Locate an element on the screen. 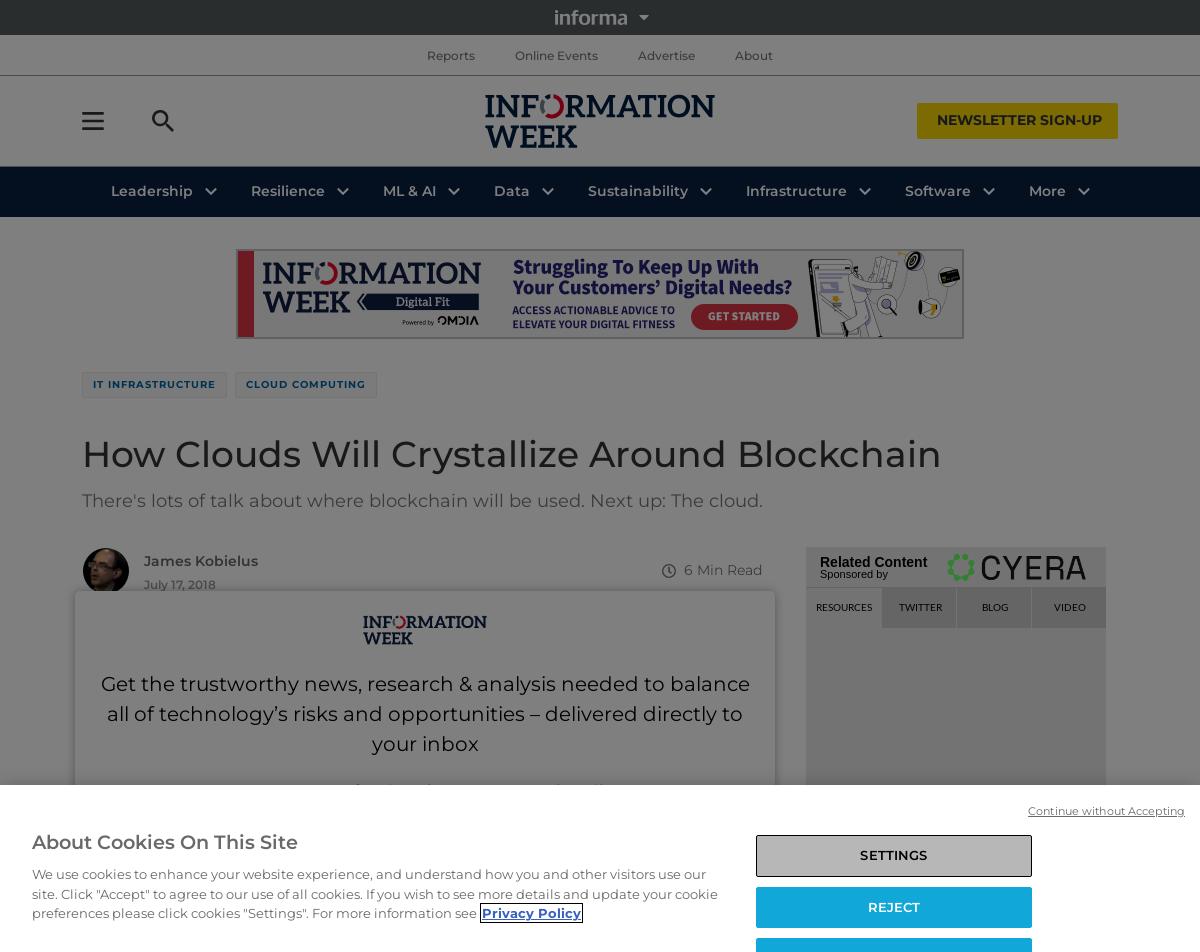  'Sustainability' is located at coordinates (586, 190).